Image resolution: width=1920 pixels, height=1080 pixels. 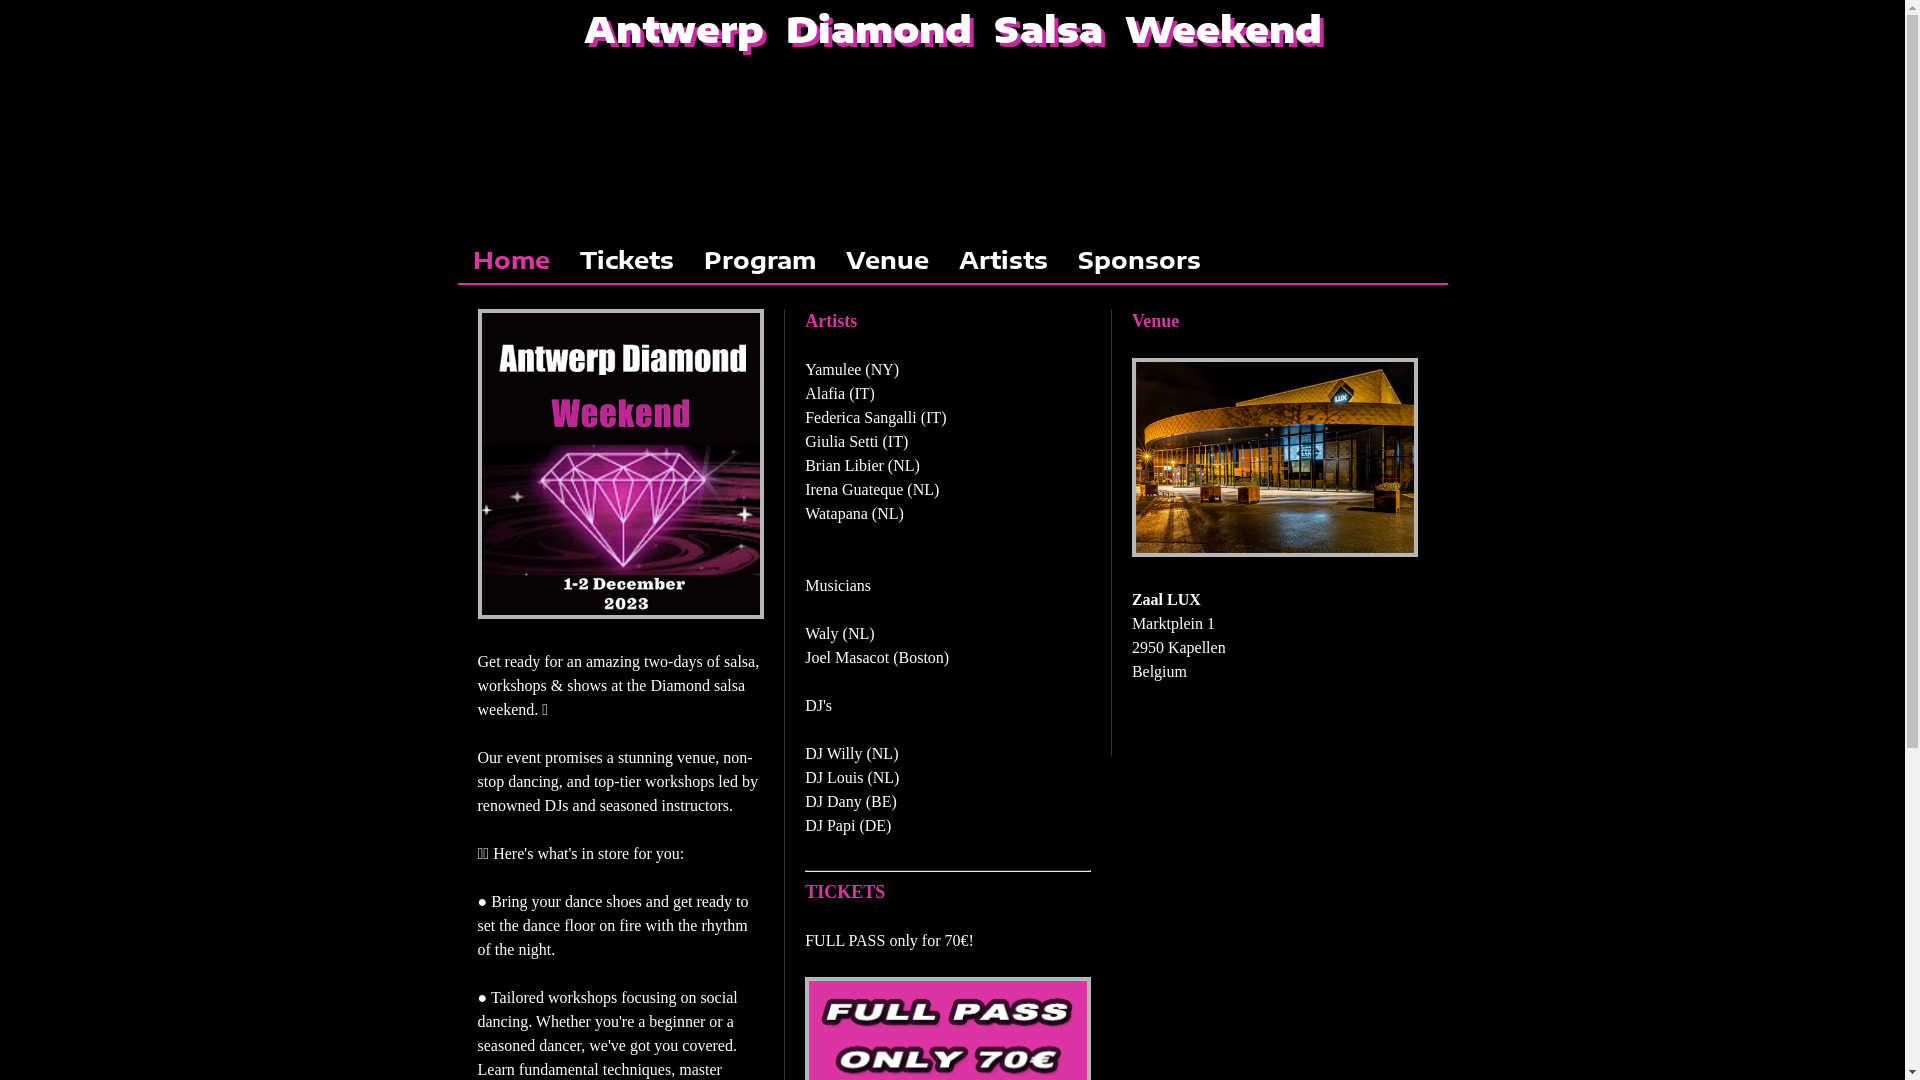 I want to click on 'Home', so click(x=511, y=257).